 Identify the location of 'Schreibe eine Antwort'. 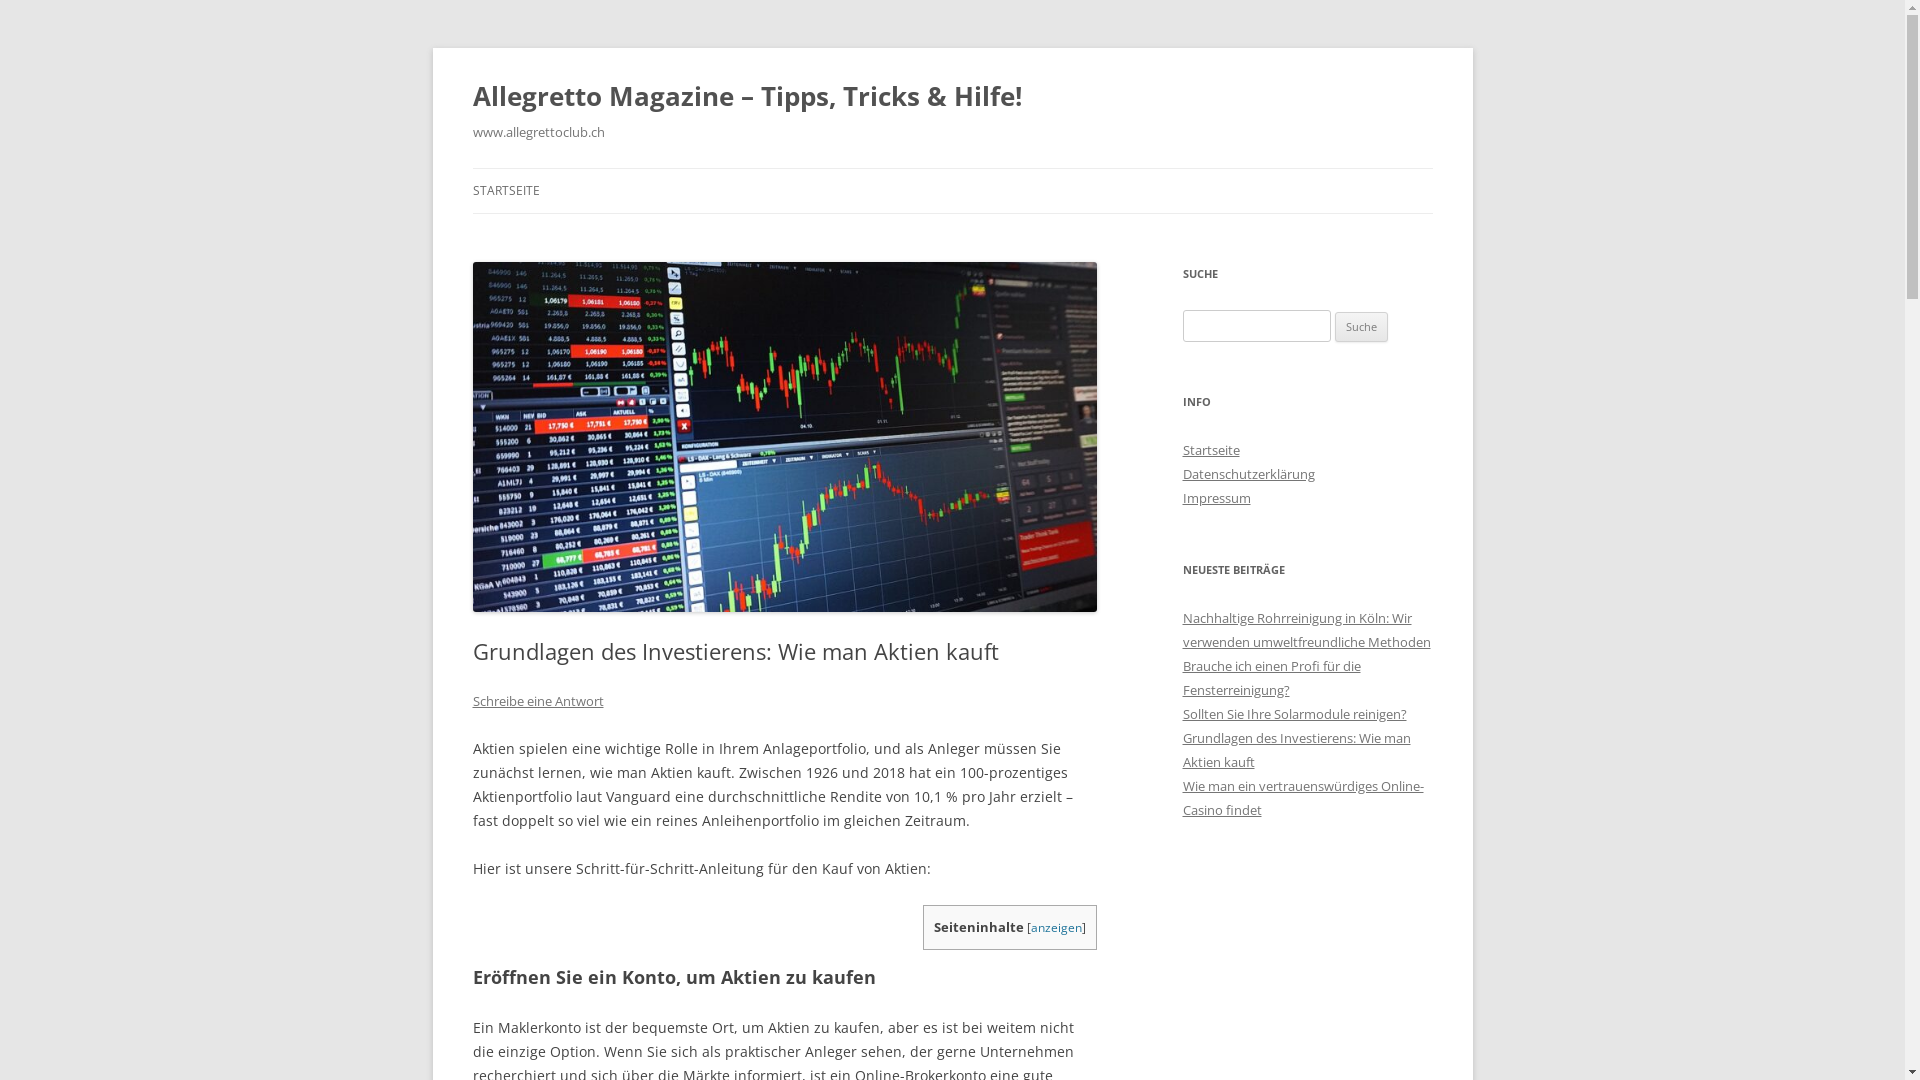
(537, 700).